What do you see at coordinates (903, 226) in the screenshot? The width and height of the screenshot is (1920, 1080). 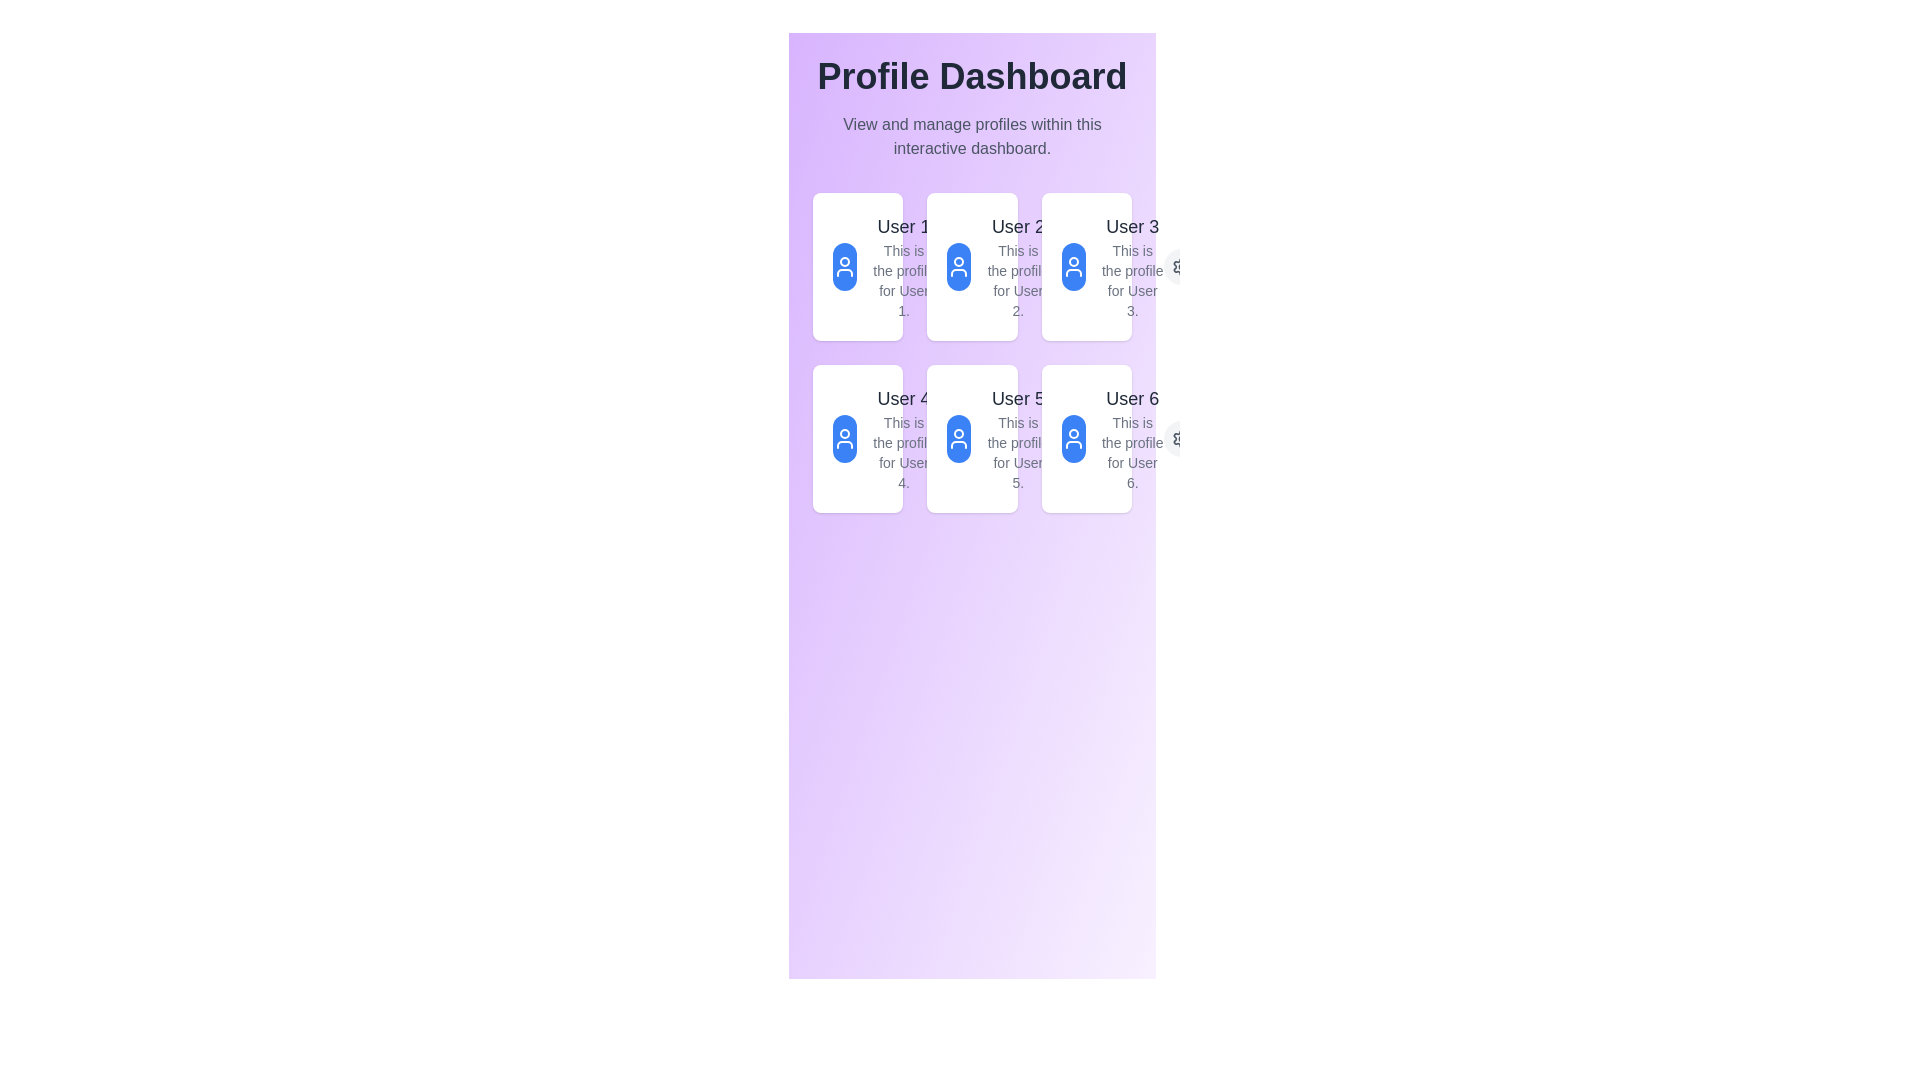 I see `text 'User 1' displayed in bold, dark gray font within the top-left card of the profile grid` at bounding box center [903, 226].